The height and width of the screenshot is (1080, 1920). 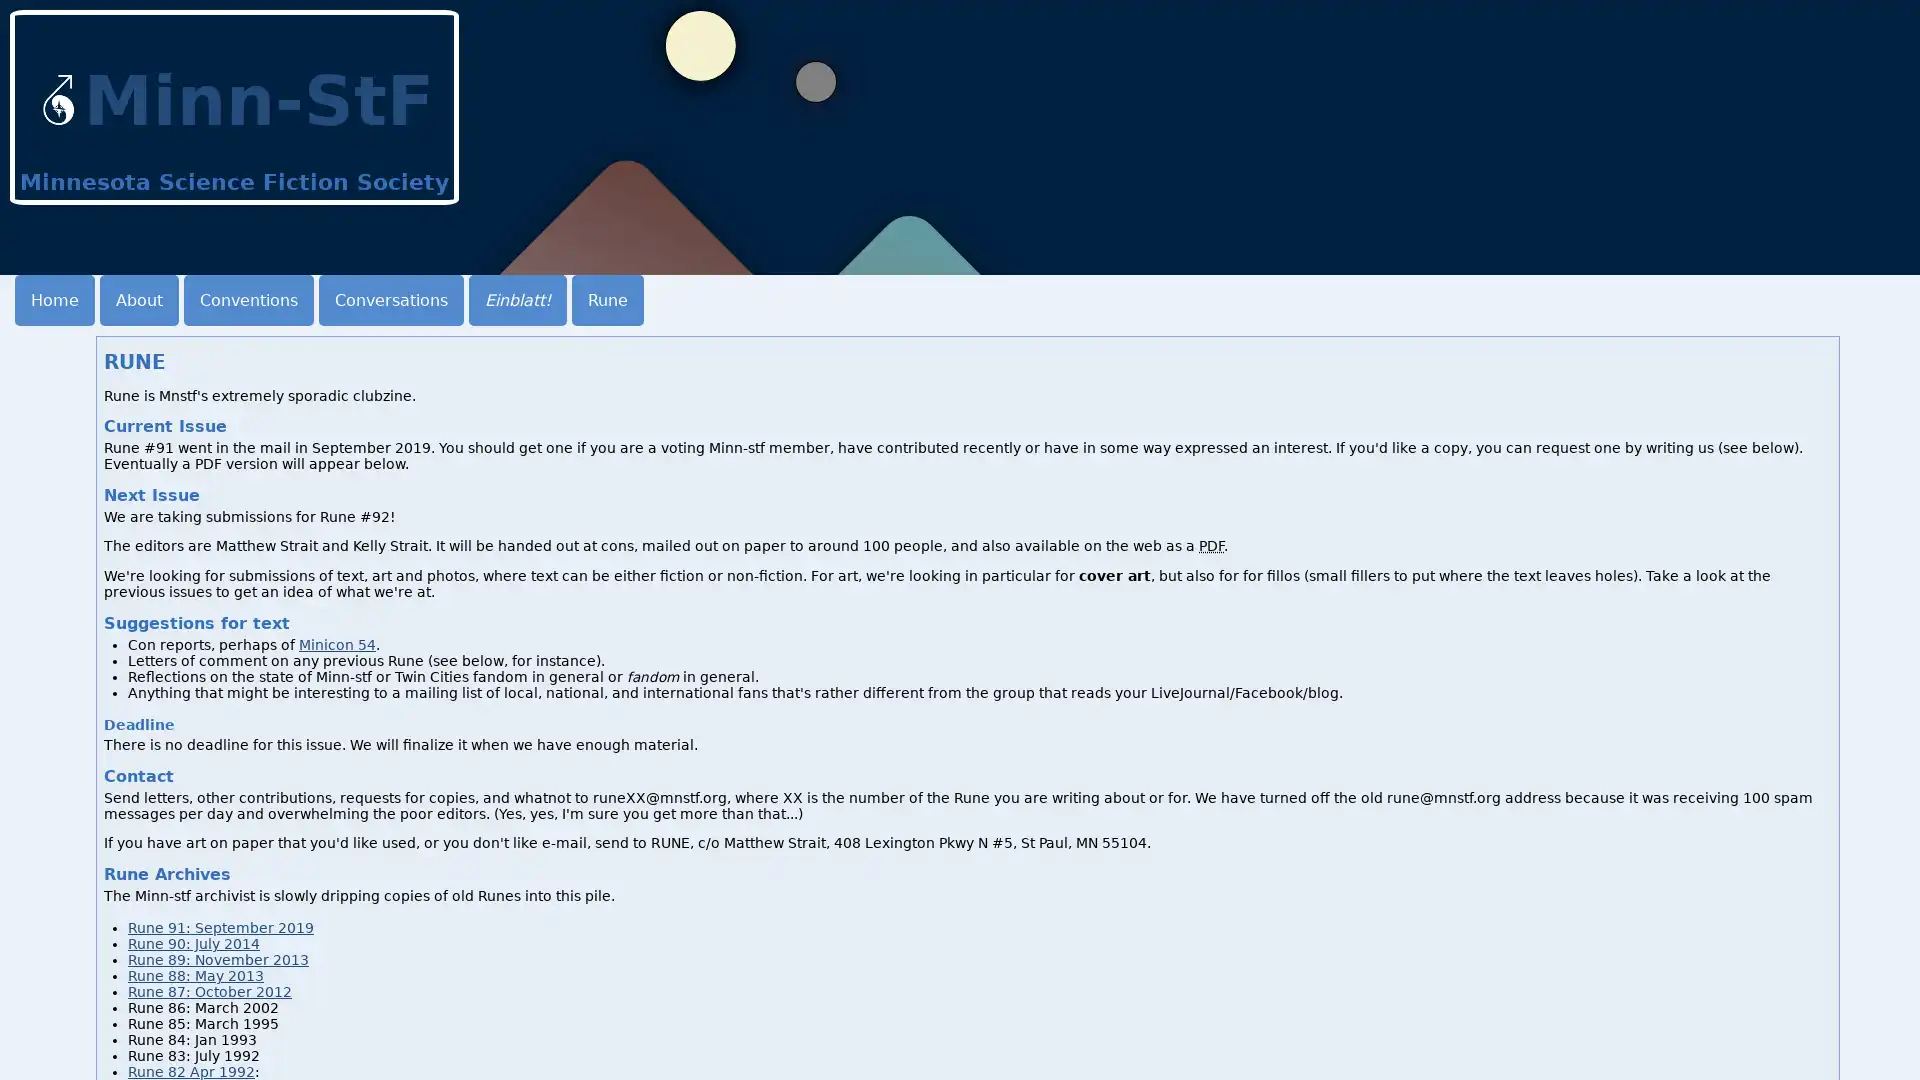 I want to click on Rune, so click(x=607, y=300).